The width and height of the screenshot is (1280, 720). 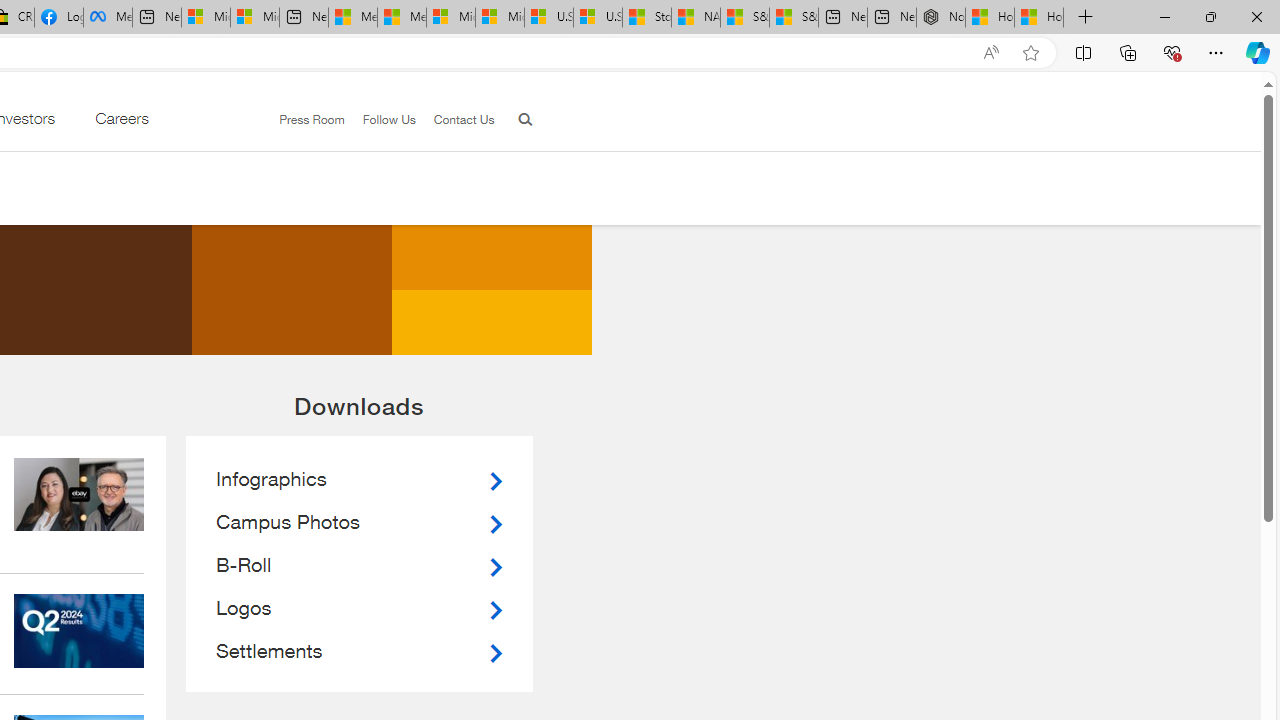 What do you see at coordinates (58, 17) in the screenshot?
I see `'Log into Facebook'` at bounding box center [58, 17].